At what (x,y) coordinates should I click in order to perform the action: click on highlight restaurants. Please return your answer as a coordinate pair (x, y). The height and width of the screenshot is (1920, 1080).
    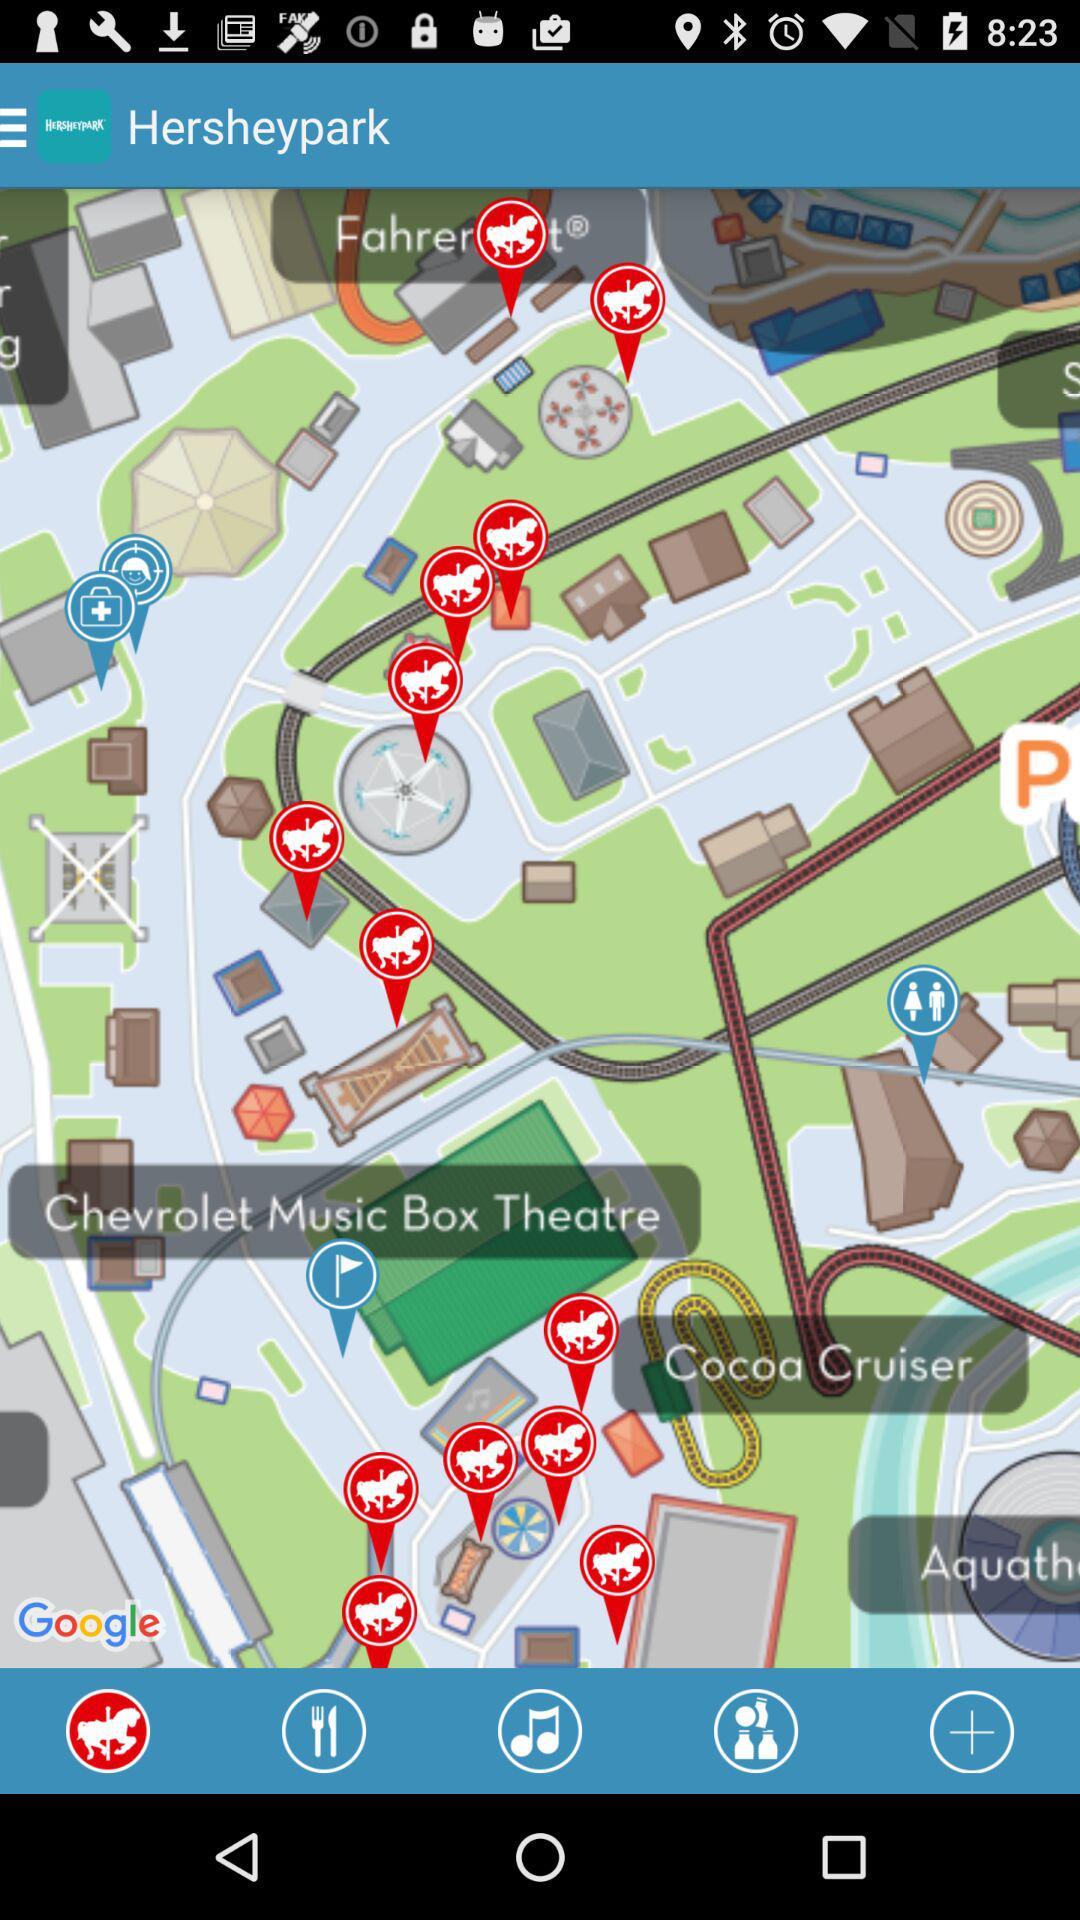
    Looking at the image, I should click on (323, 1730).